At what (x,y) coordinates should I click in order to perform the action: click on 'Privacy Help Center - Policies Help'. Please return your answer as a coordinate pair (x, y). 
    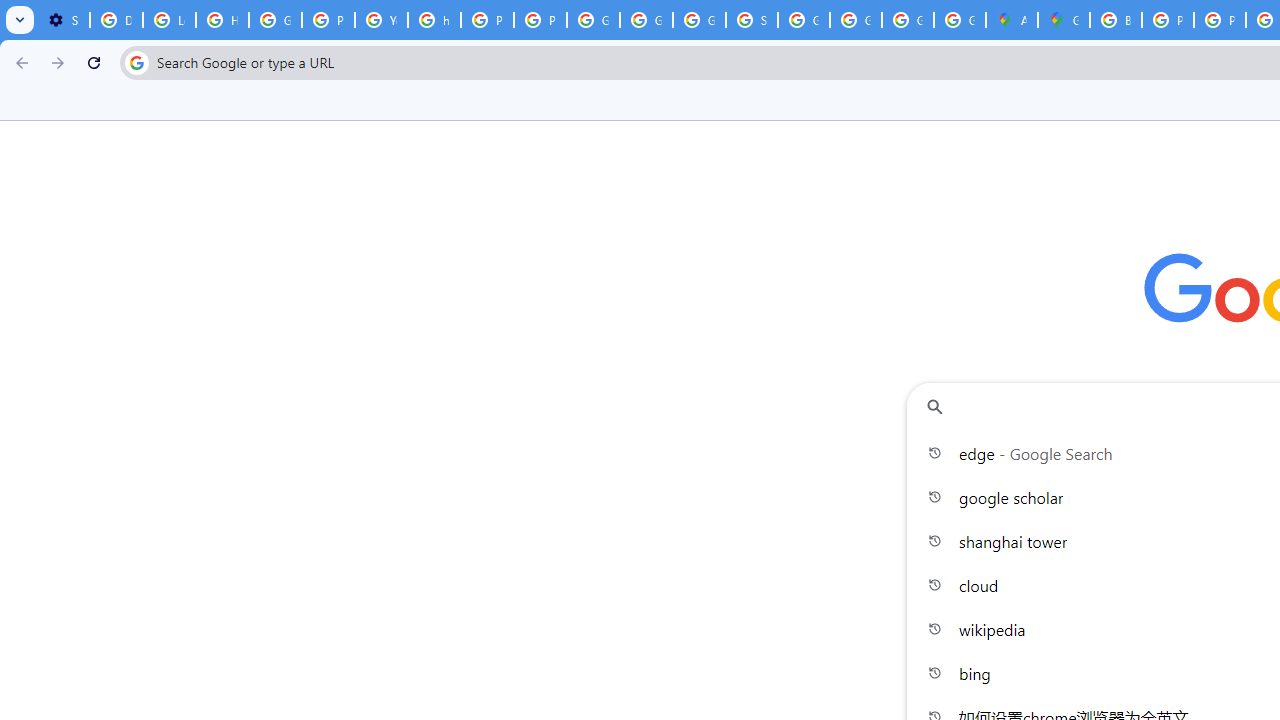
    Looking at the image, I should click on (1218, 20).